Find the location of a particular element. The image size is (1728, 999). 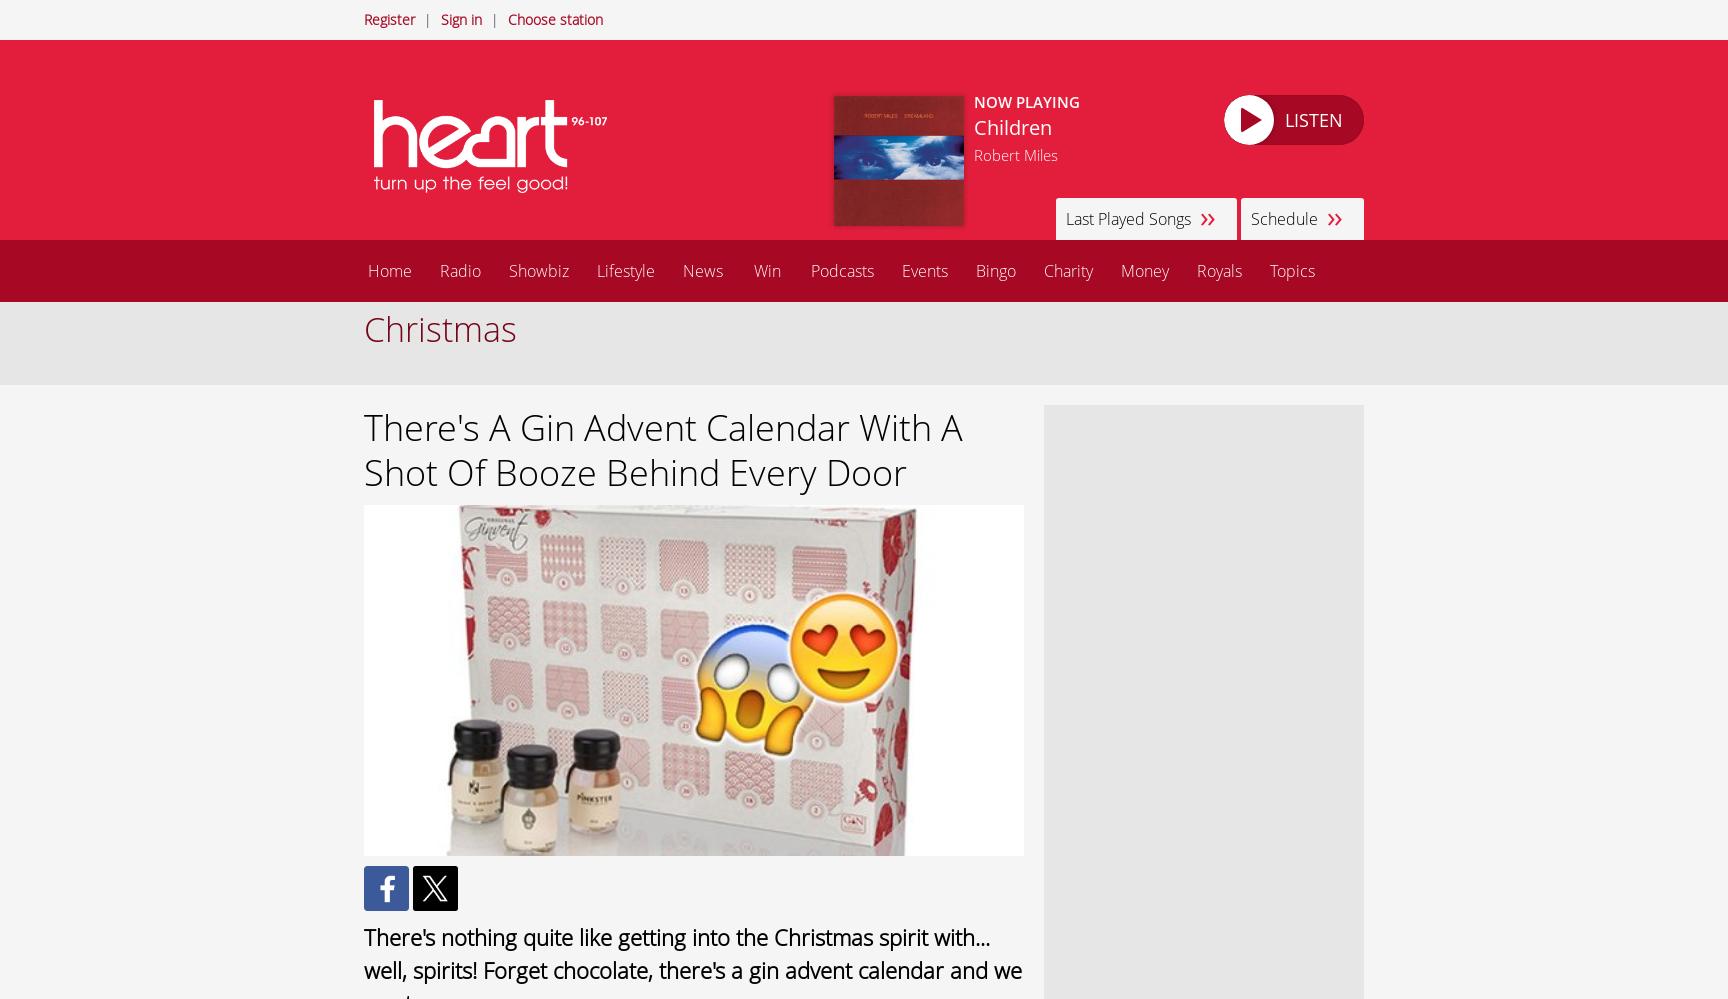

'Now Playing' is located at coordinates (1025, 100).